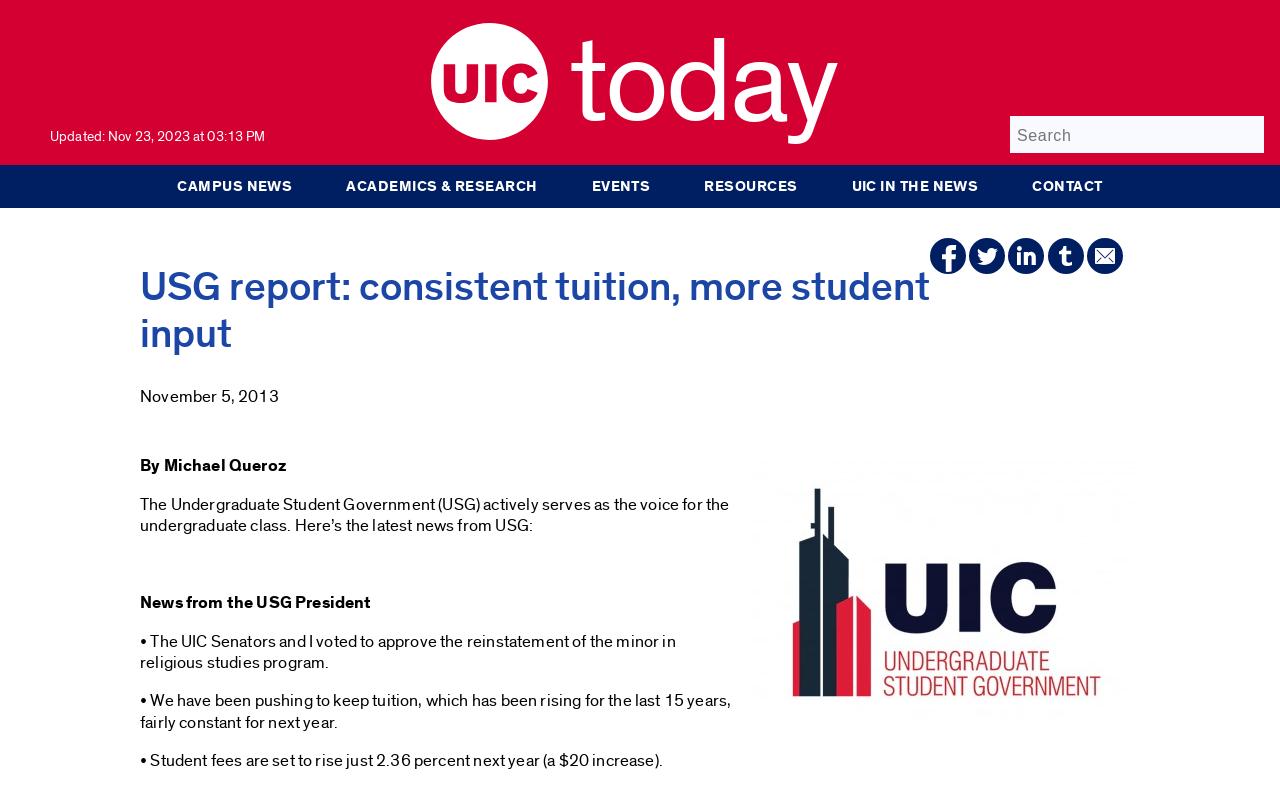 The width and height of the screenshot is (1280, 787). What do you see at coordinates (433, 514) in the screenshot?
I see `'The Undergraduate Student Government (USG) actively serves as the voice for the undergraduate class. Here’s the latest news from USG:'` at bounding box center [433, 514].